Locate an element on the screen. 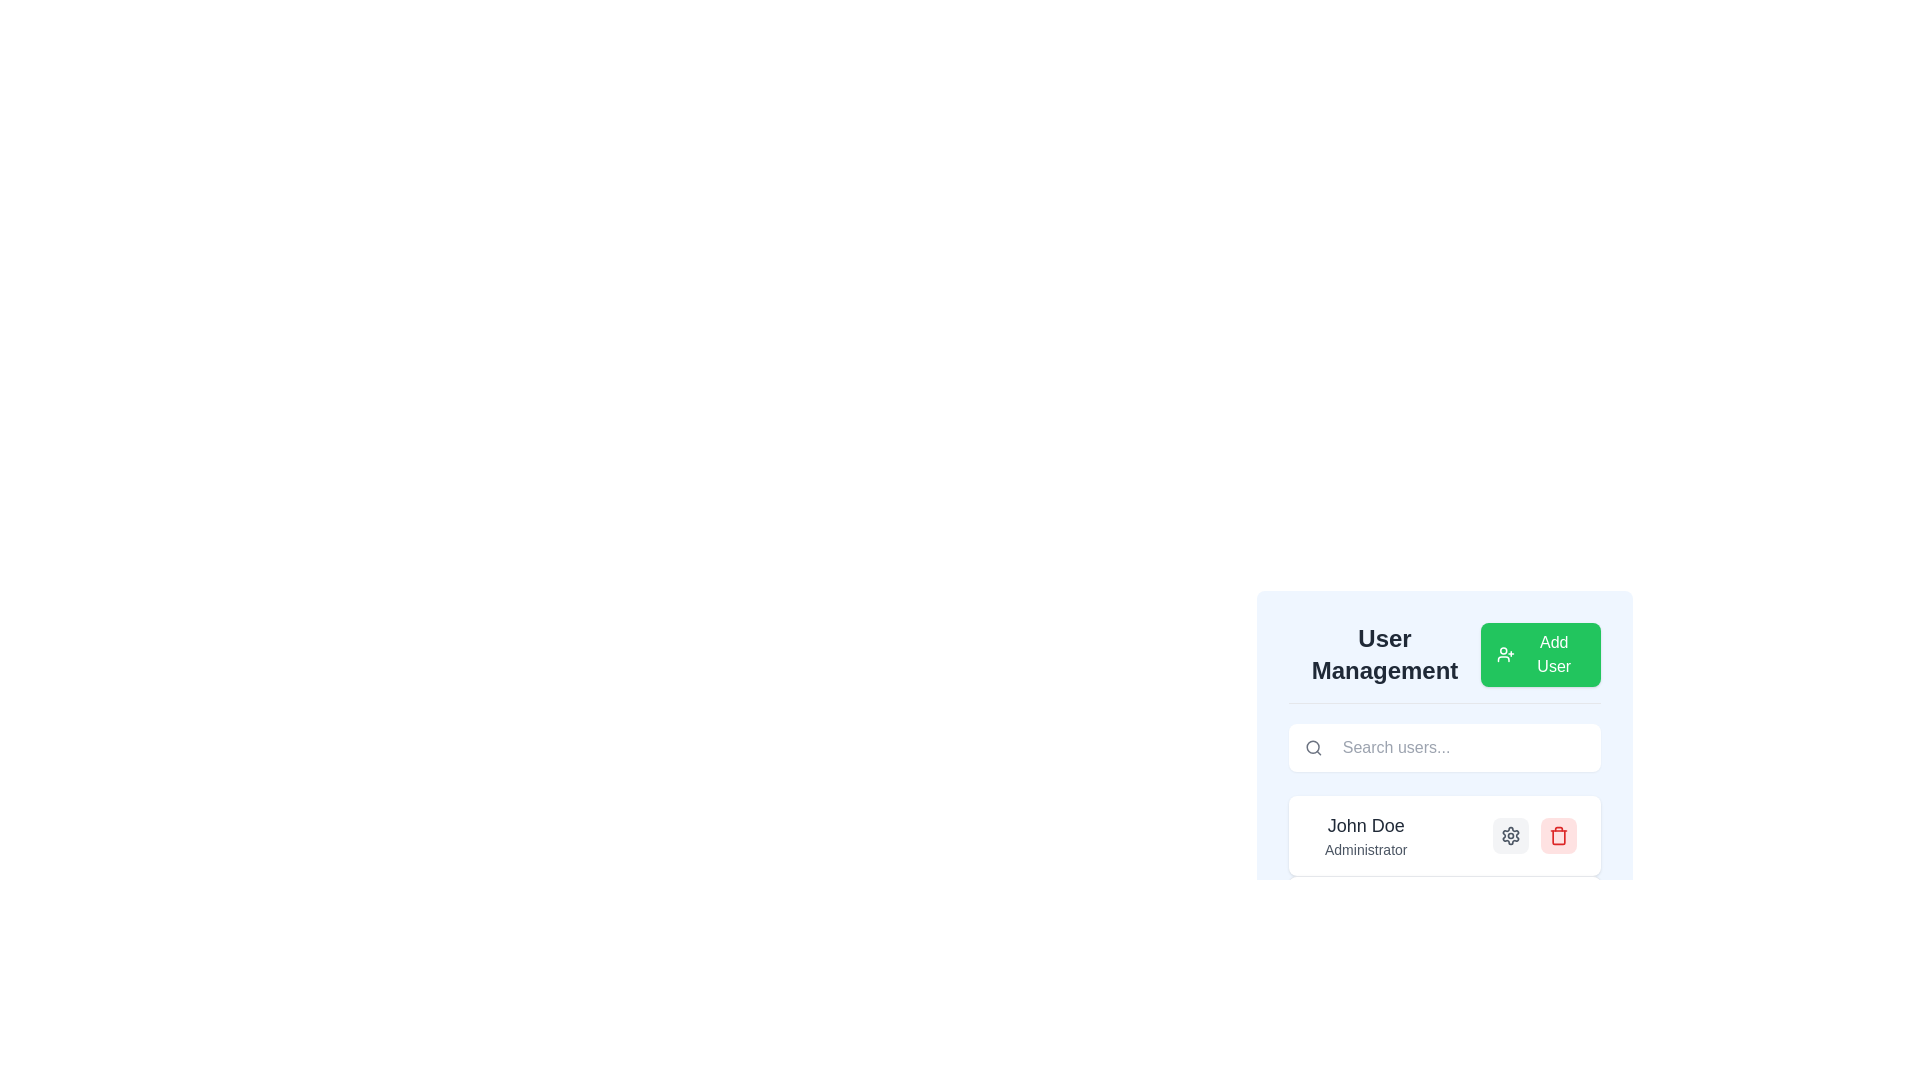  the button that adds a new user, located to the right of the 'User Management' header is located at coordinates (1539, 655).